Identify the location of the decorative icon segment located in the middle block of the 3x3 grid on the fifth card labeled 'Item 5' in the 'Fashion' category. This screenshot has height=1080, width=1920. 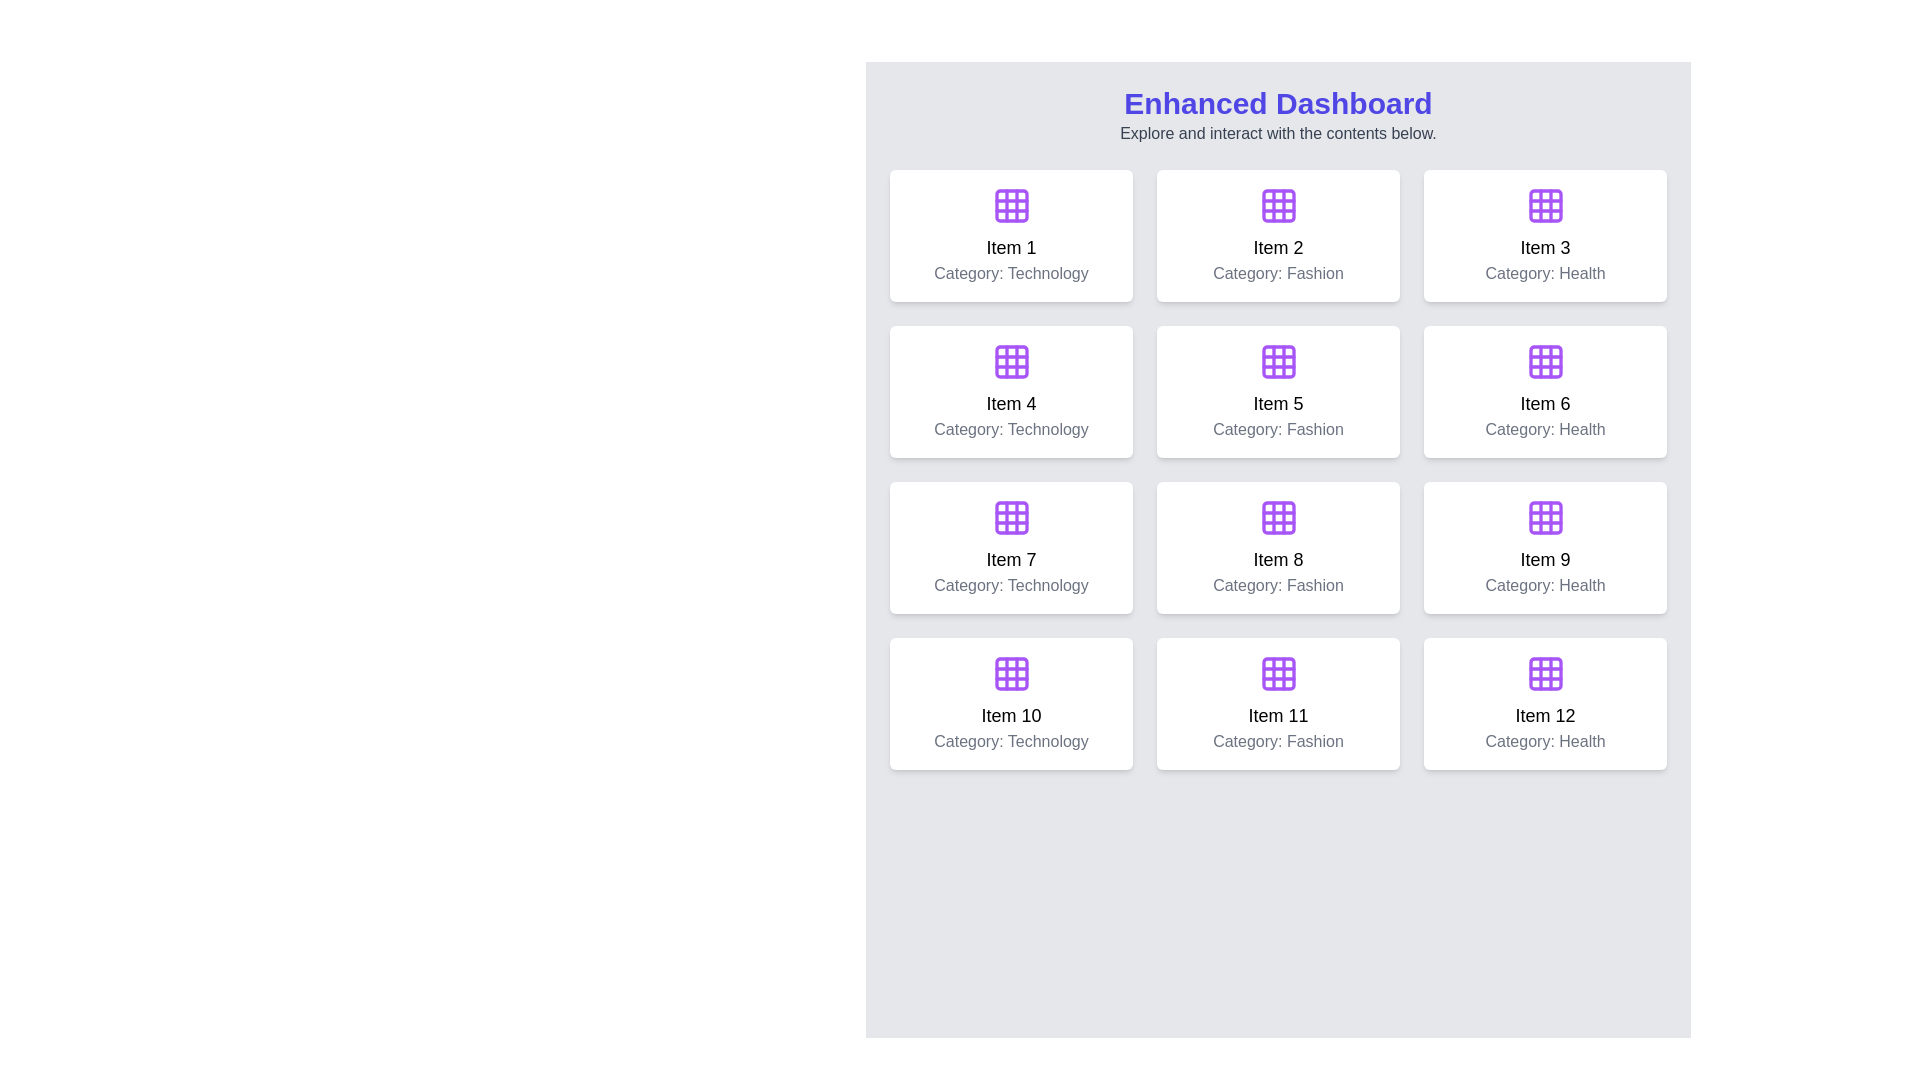
(1277, 362).